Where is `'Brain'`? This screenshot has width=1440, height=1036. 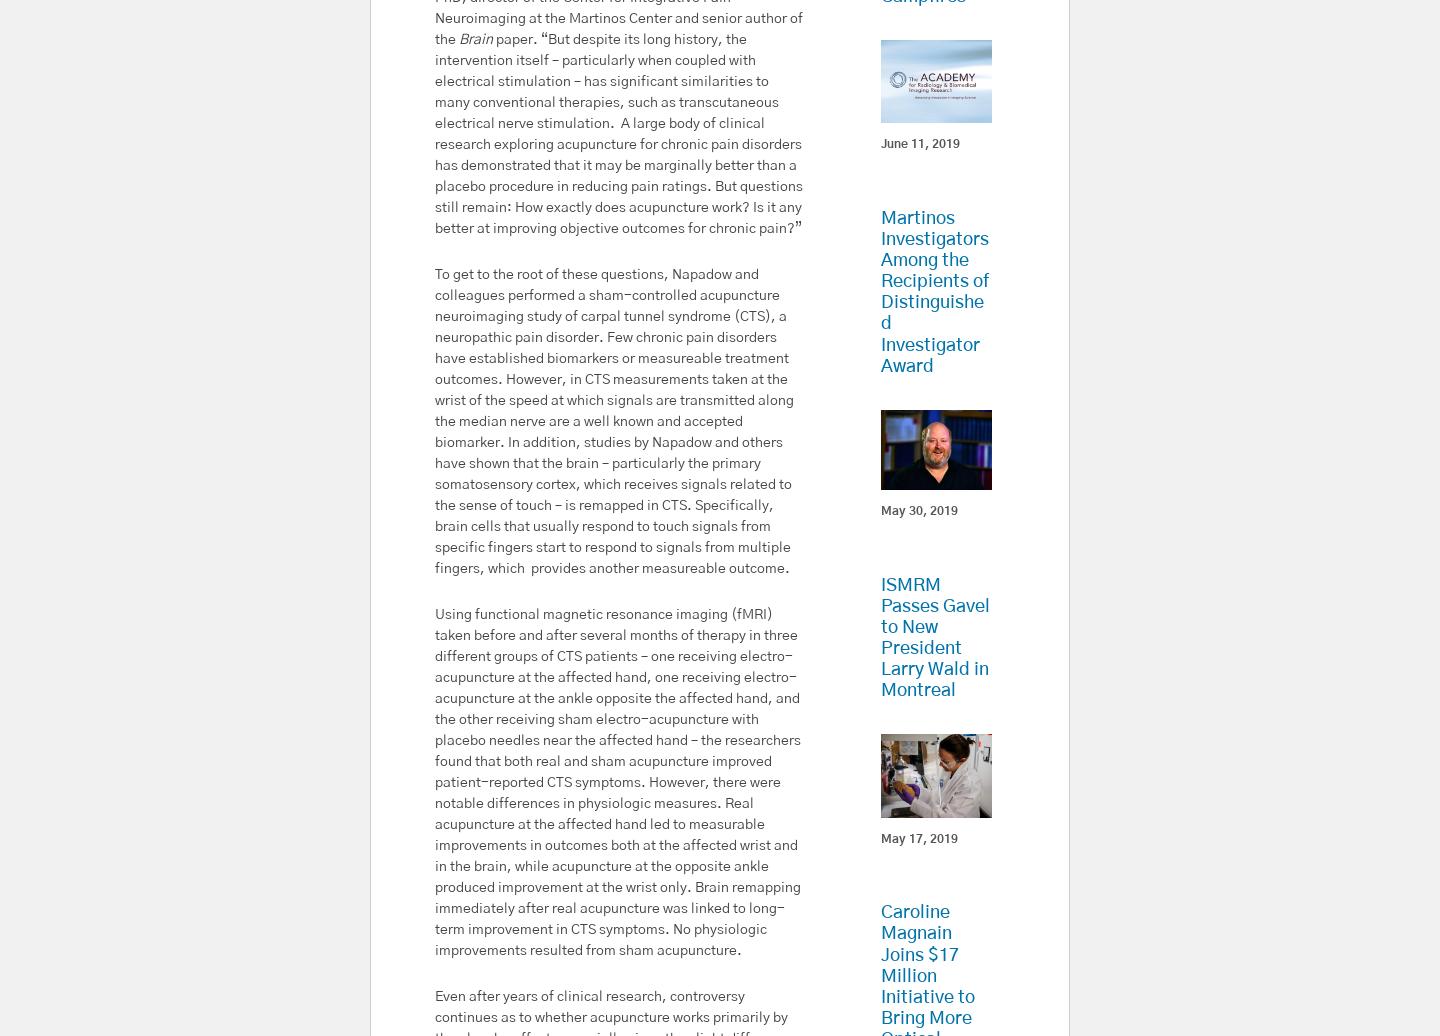
'Brain' is located at coordinates (476, 38).